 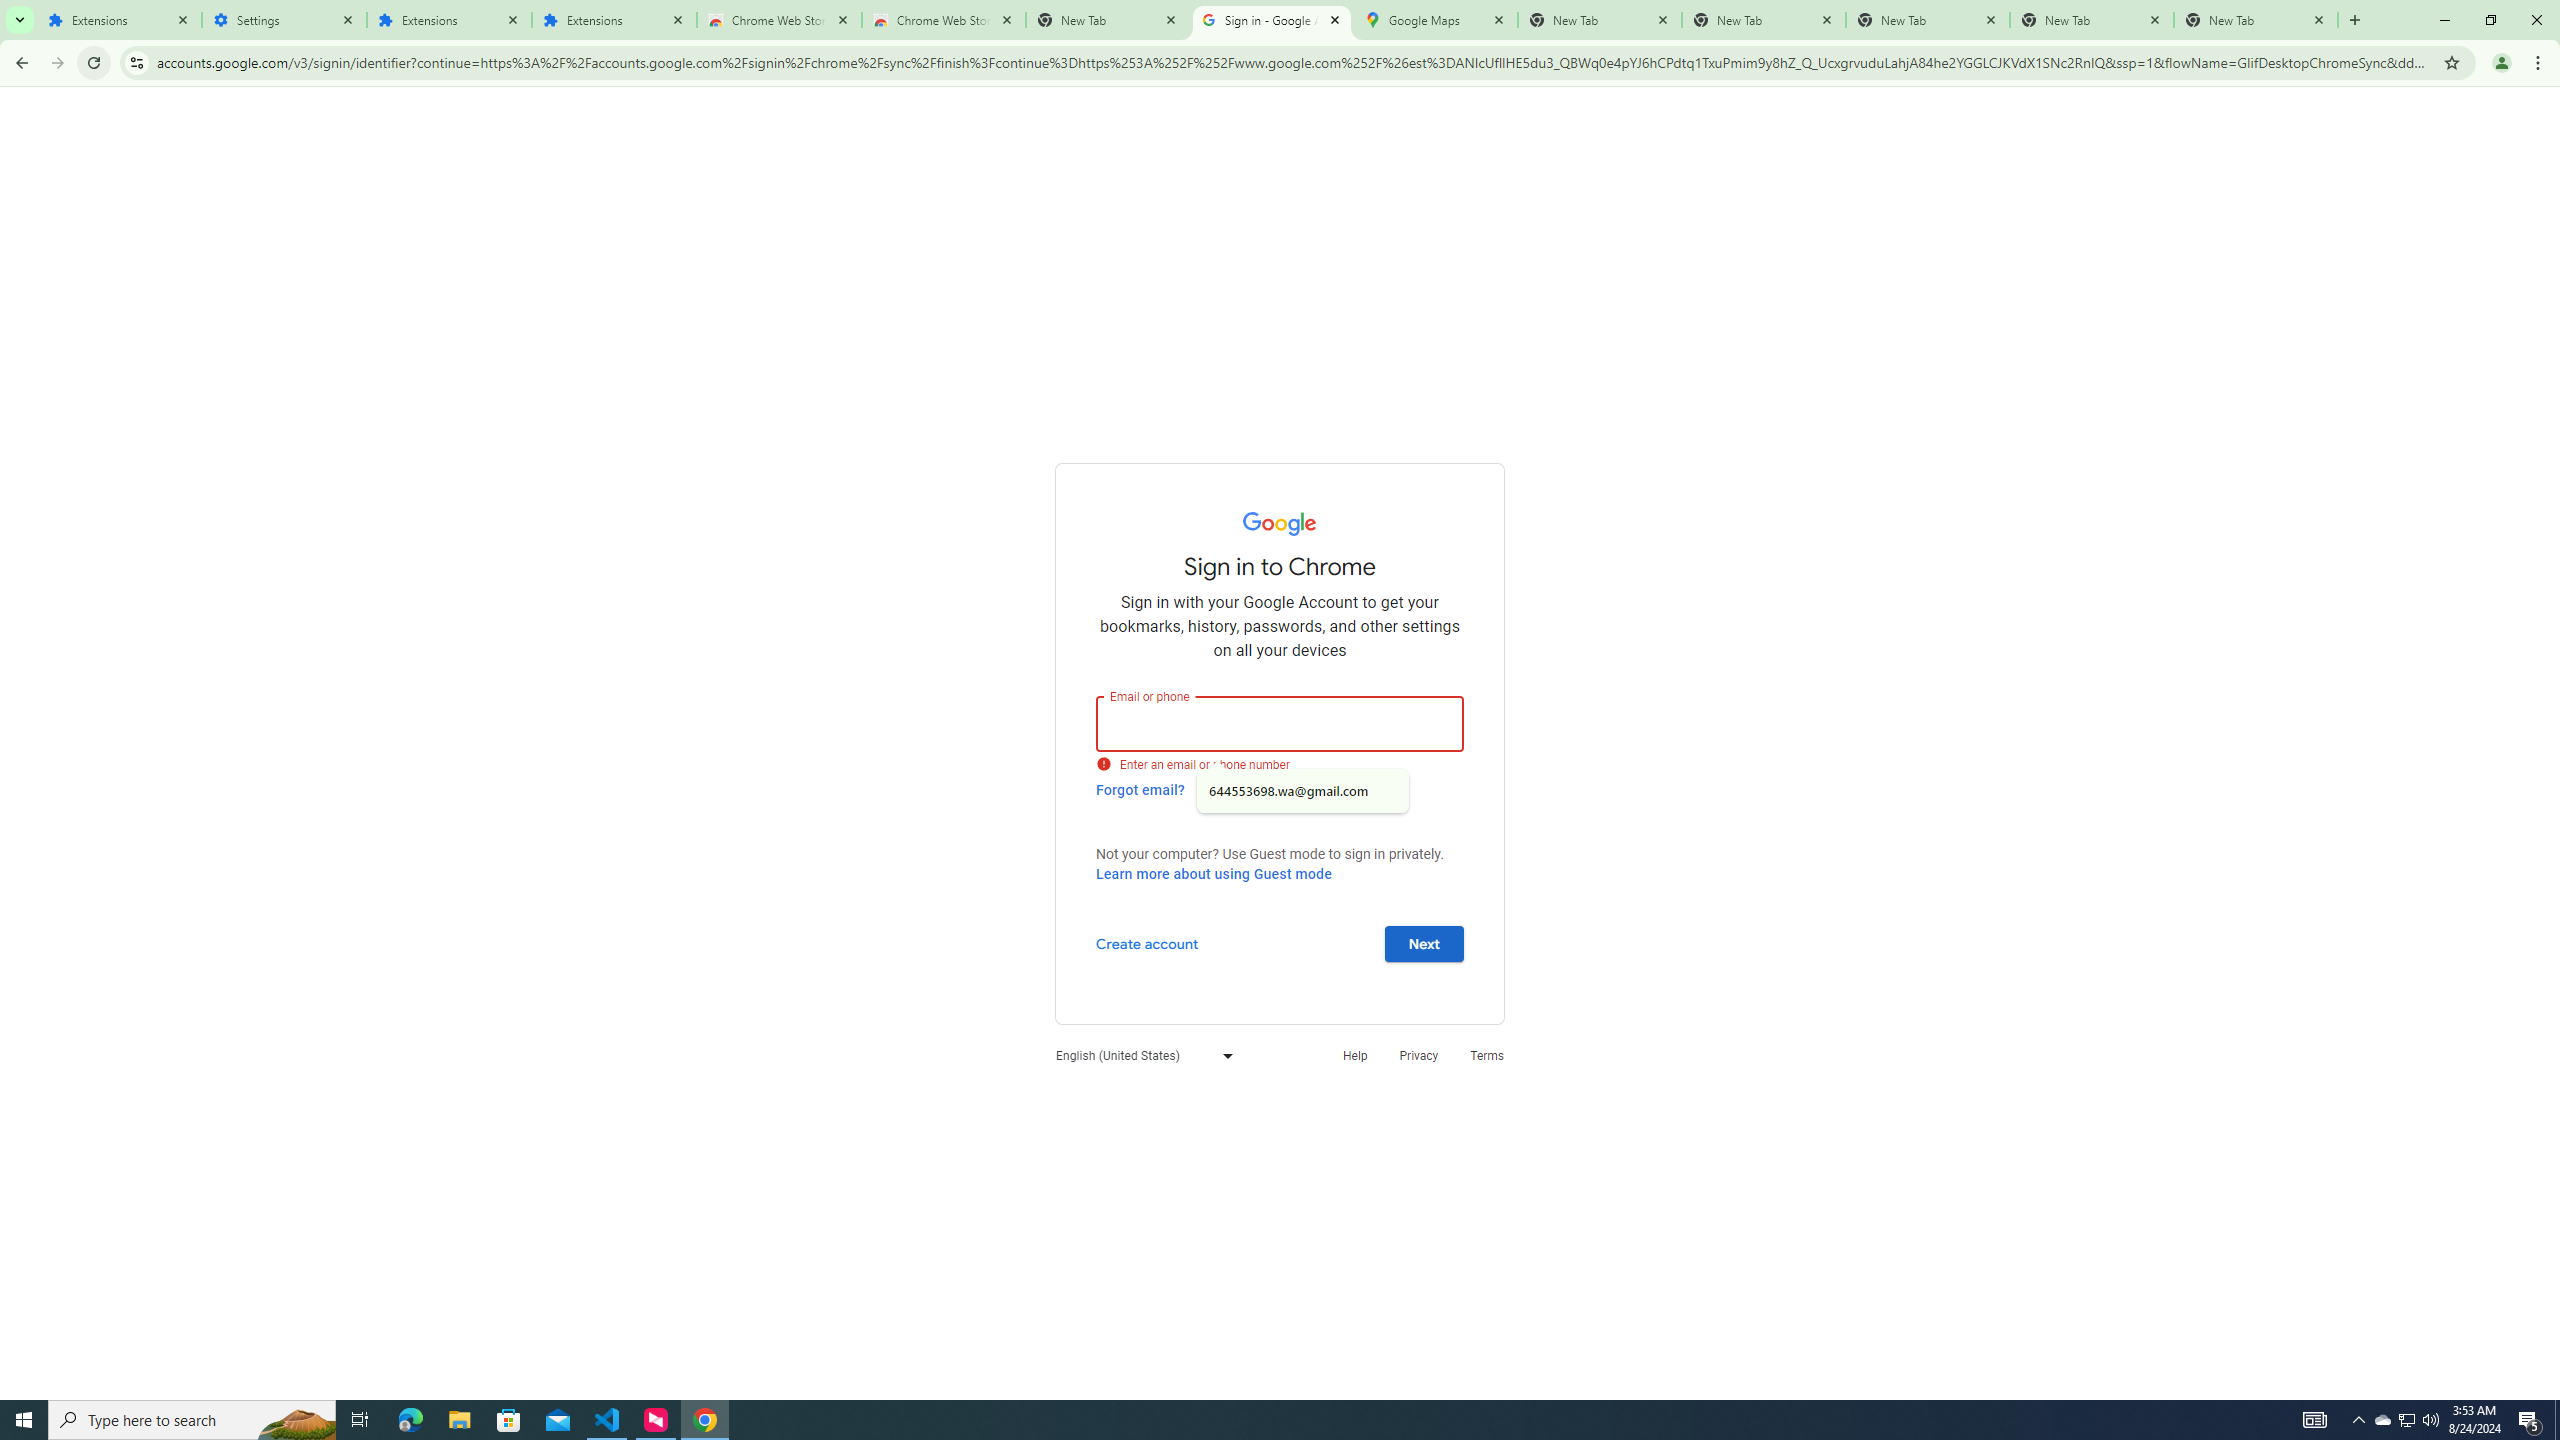 What do you see at coordinates (1434, 19) in the screenshot?
I see `'Google Maps'` at bounding box center [1434, 19].